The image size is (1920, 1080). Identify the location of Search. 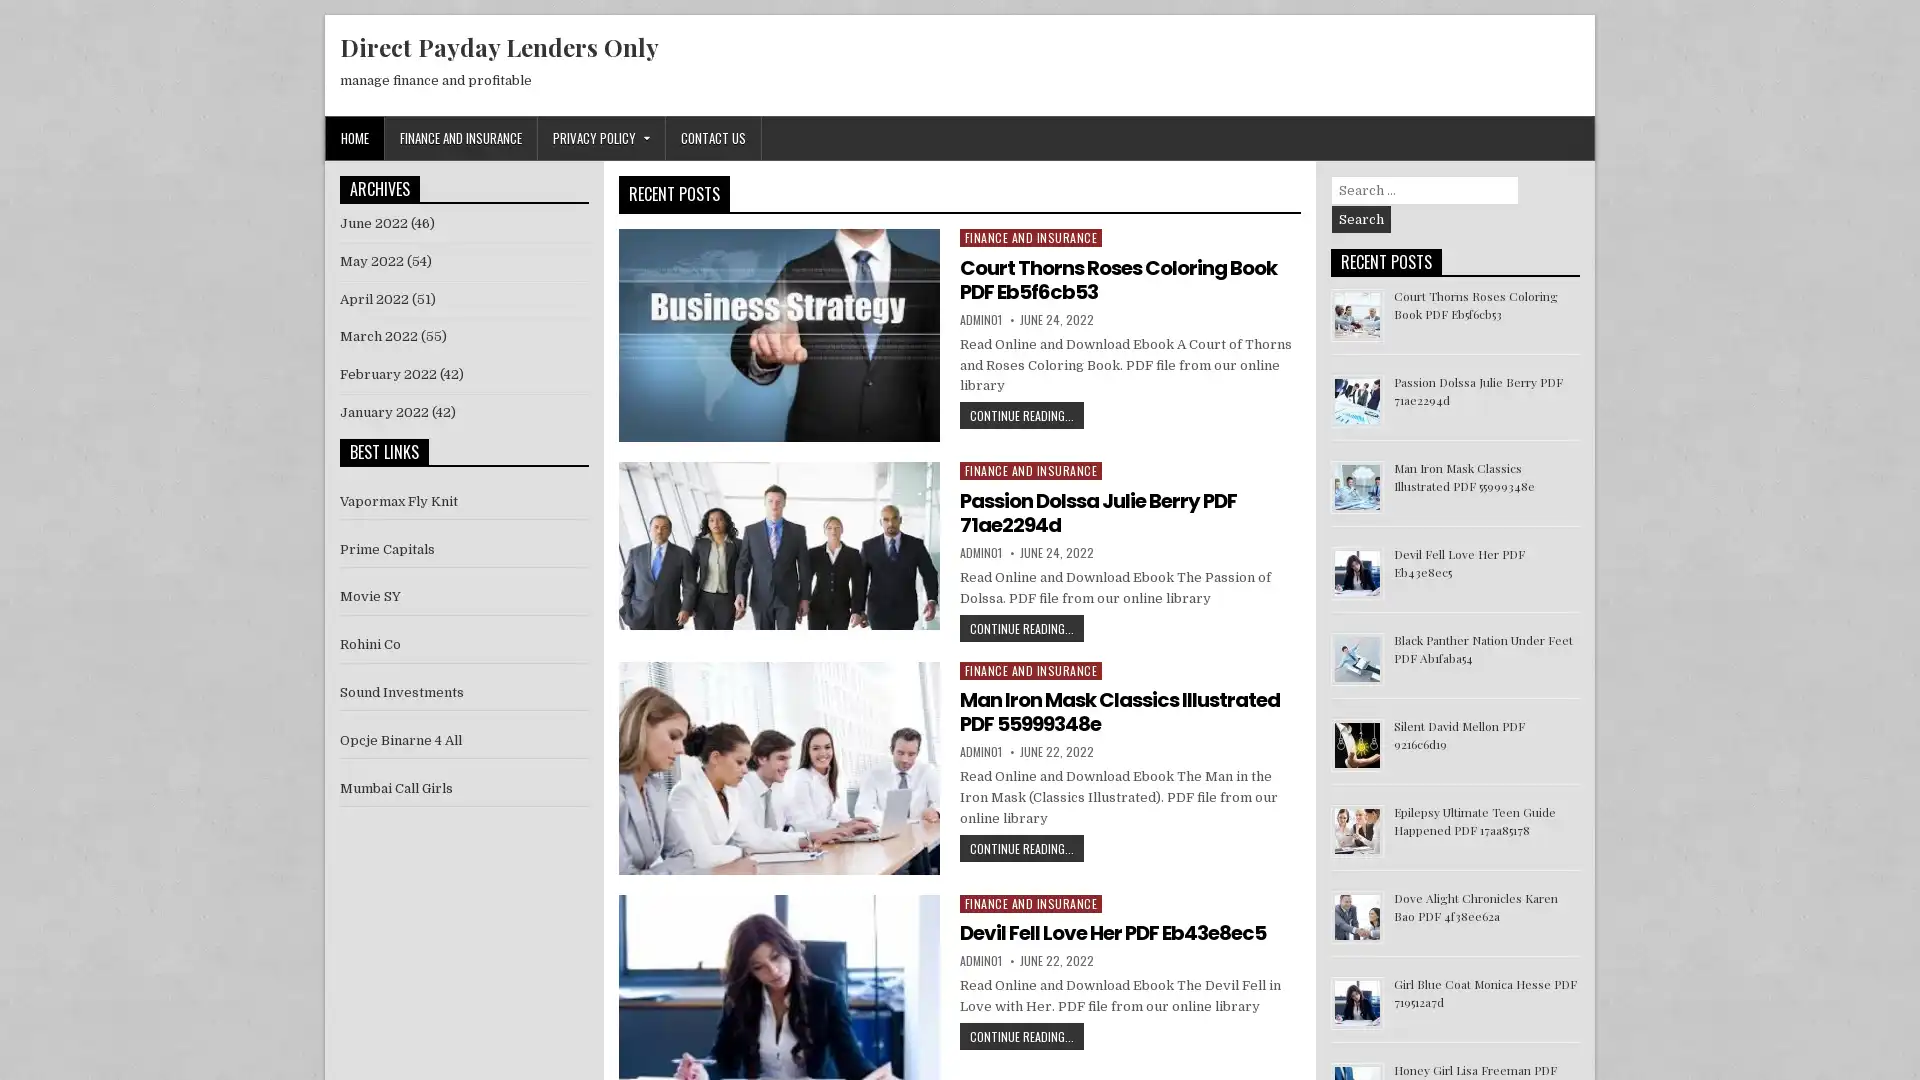
(1360, 219).